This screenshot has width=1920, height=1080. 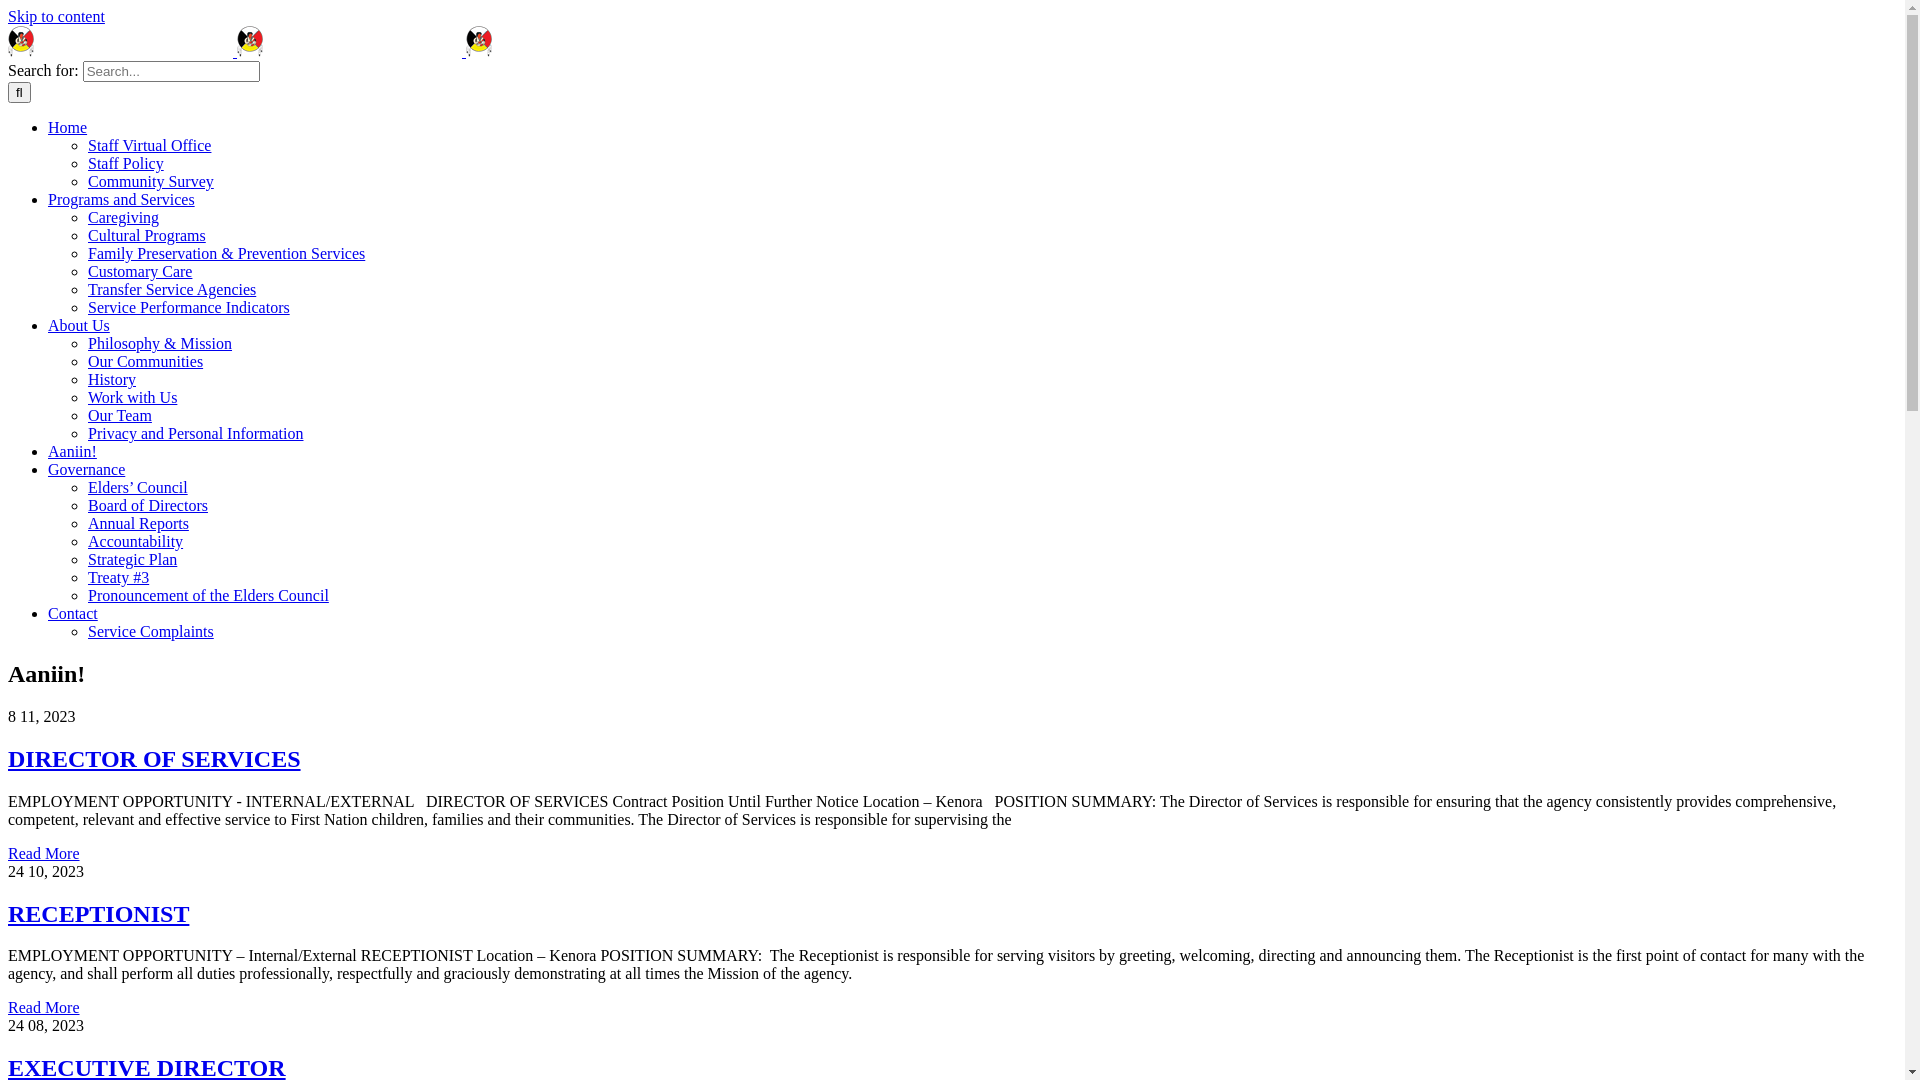 What do you see at coordinates (86, 522) in the screenshot?
I see `'Annual Reports'` at bounding box center [86, 522].